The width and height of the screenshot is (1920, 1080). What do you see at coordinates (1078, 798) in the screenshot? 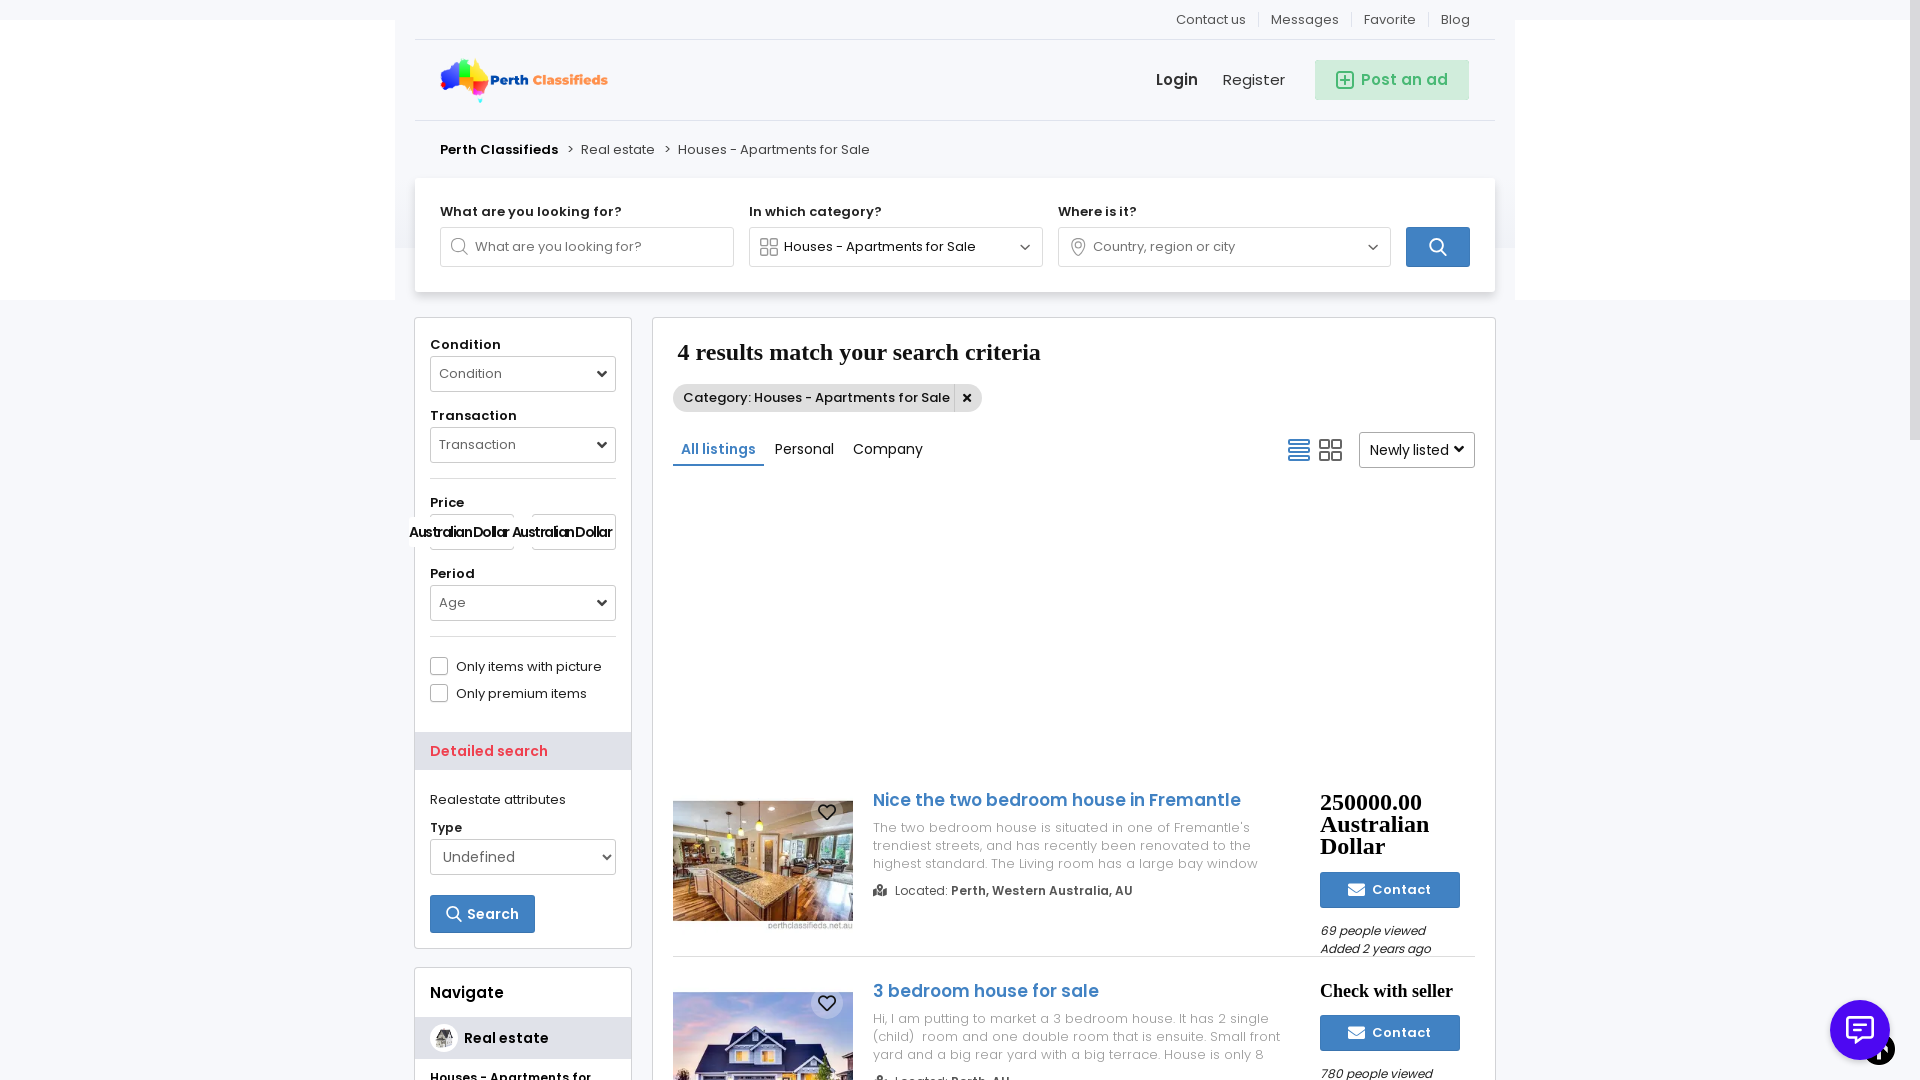
I see `'Nice the two bedroom house in Fremantle'` at bounding box center [1078, 798].